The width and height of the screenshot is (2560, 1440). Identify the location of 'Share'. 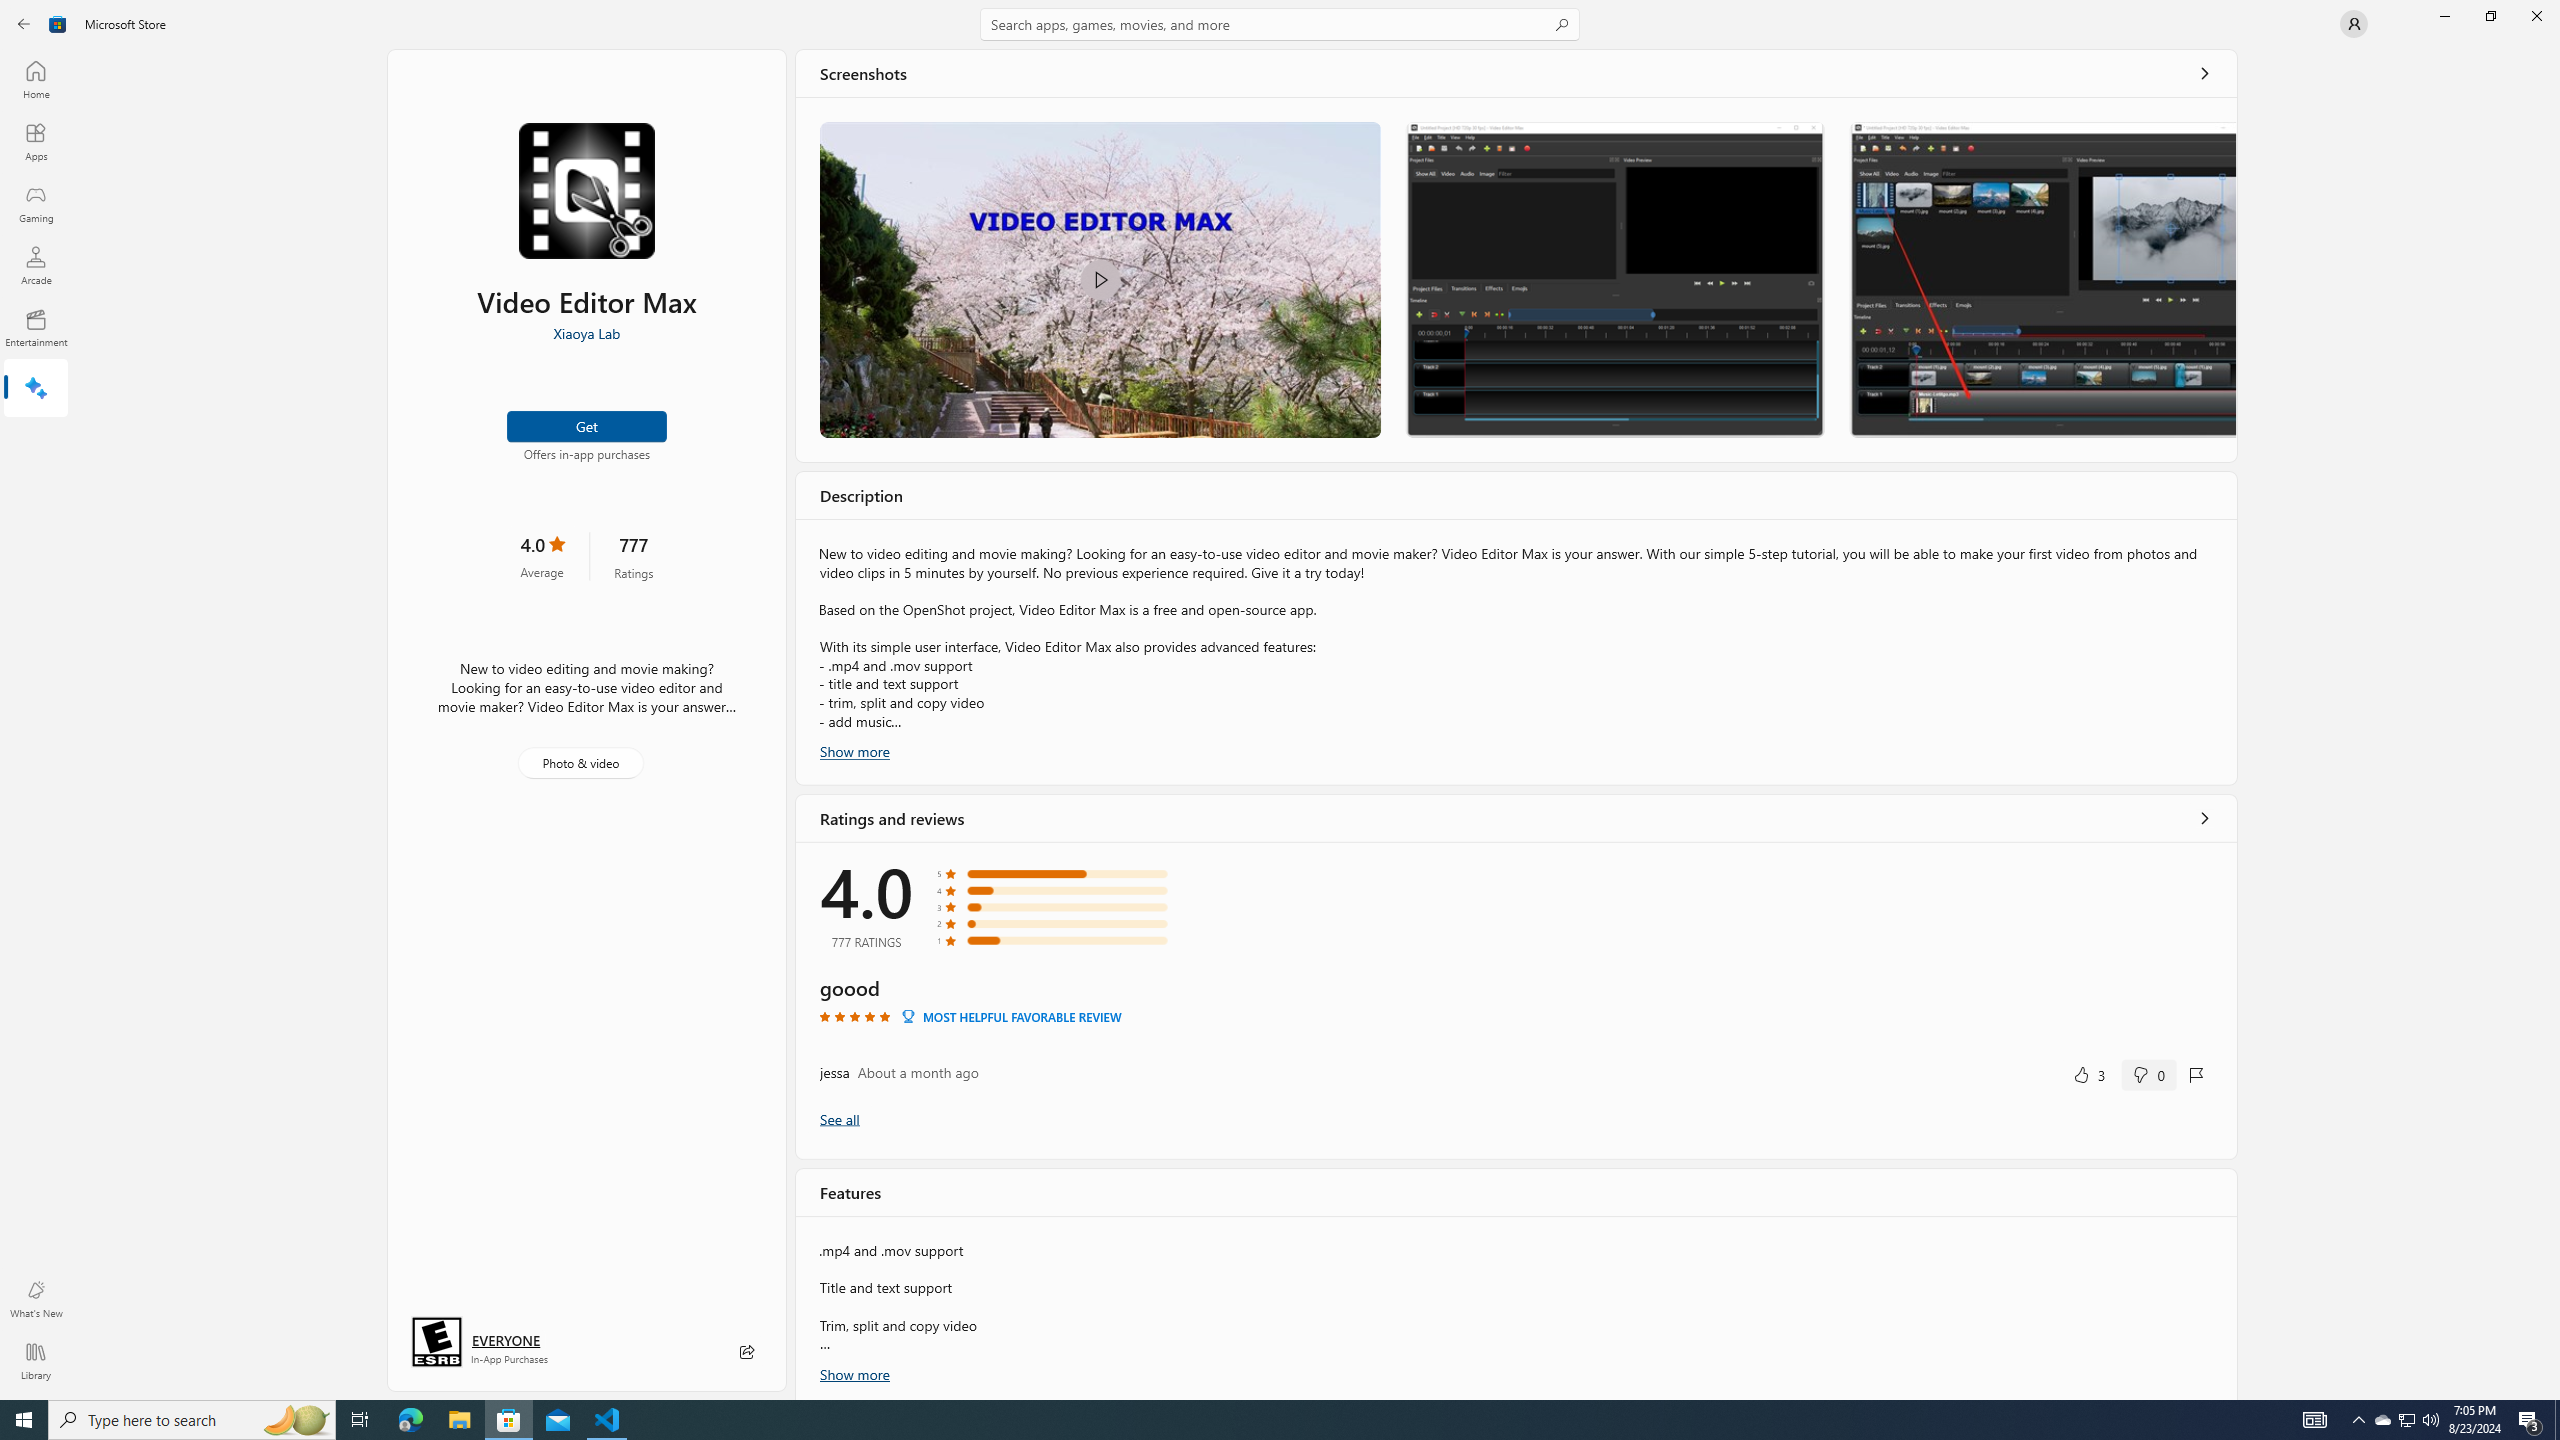
(746, 1351).